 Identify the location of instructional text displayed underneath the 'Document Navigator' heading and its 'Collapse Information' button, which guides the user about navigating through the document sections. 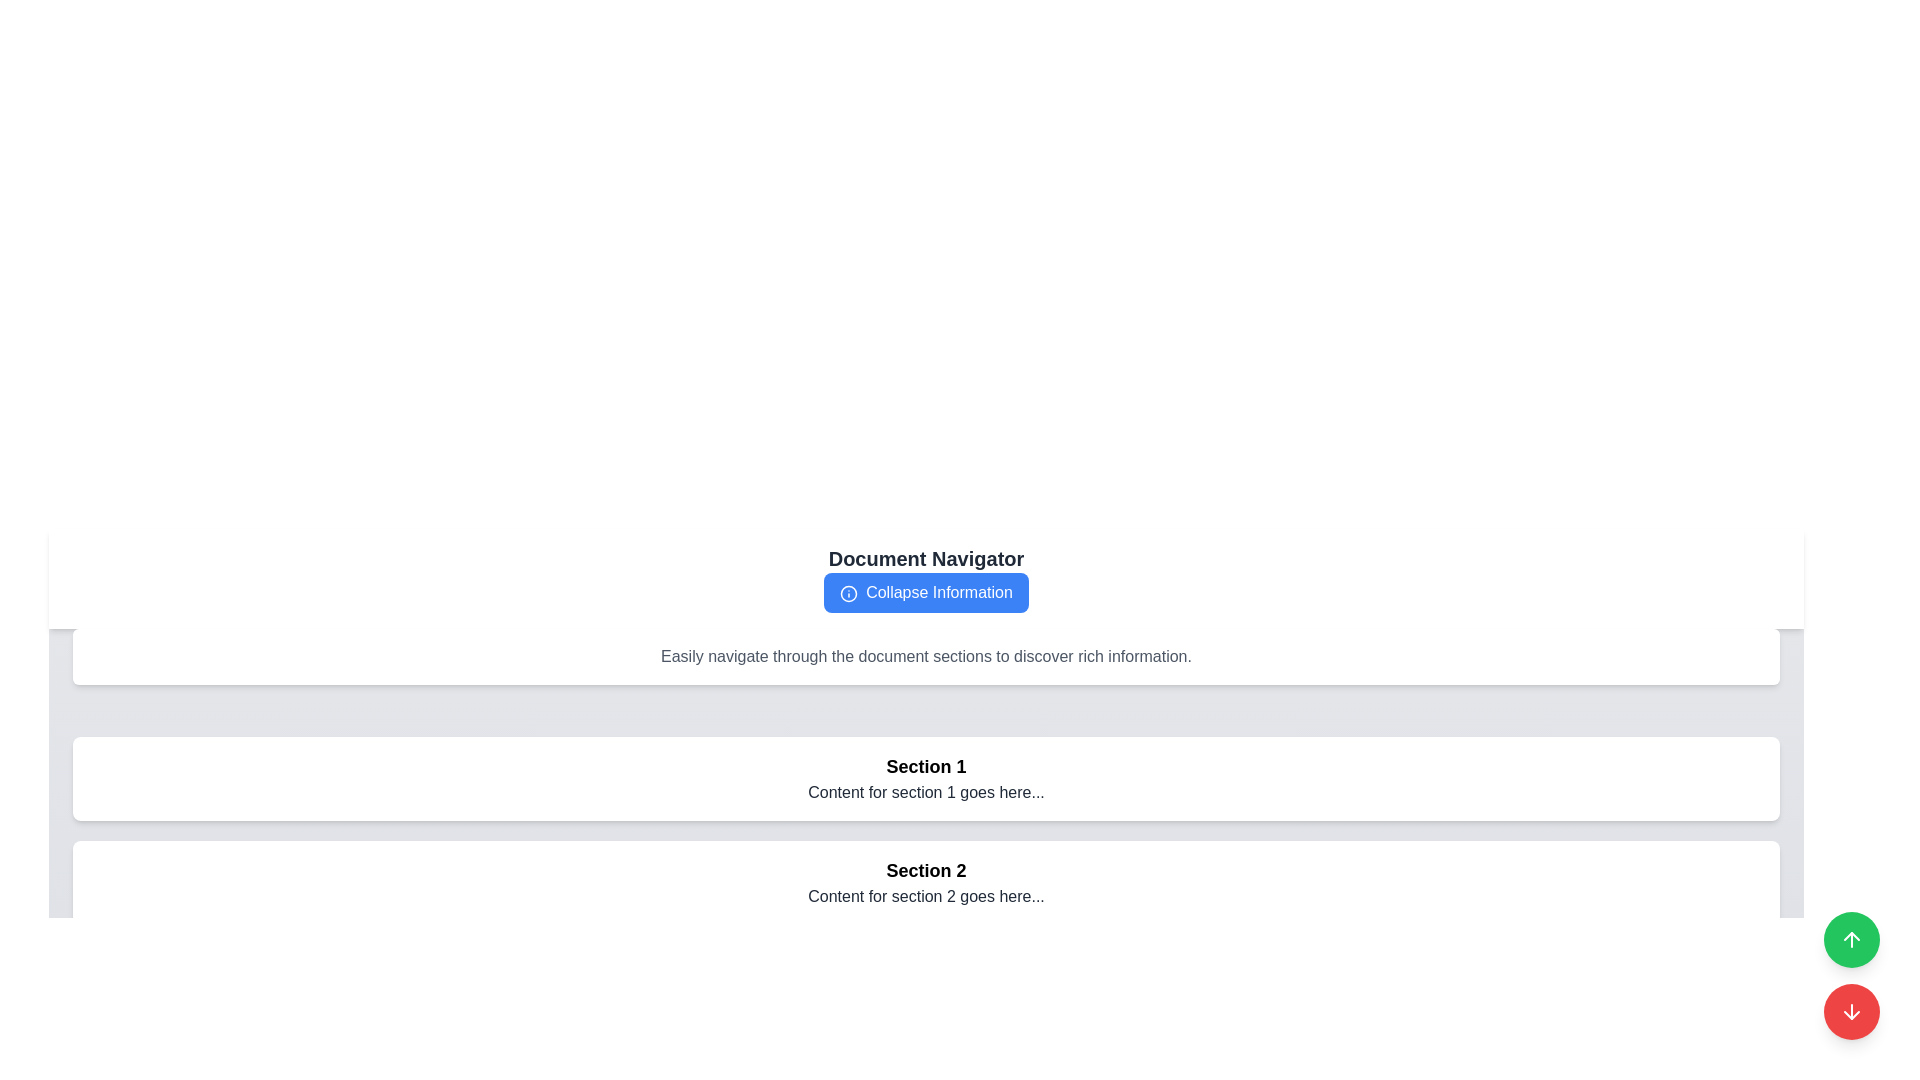
(925, 656).